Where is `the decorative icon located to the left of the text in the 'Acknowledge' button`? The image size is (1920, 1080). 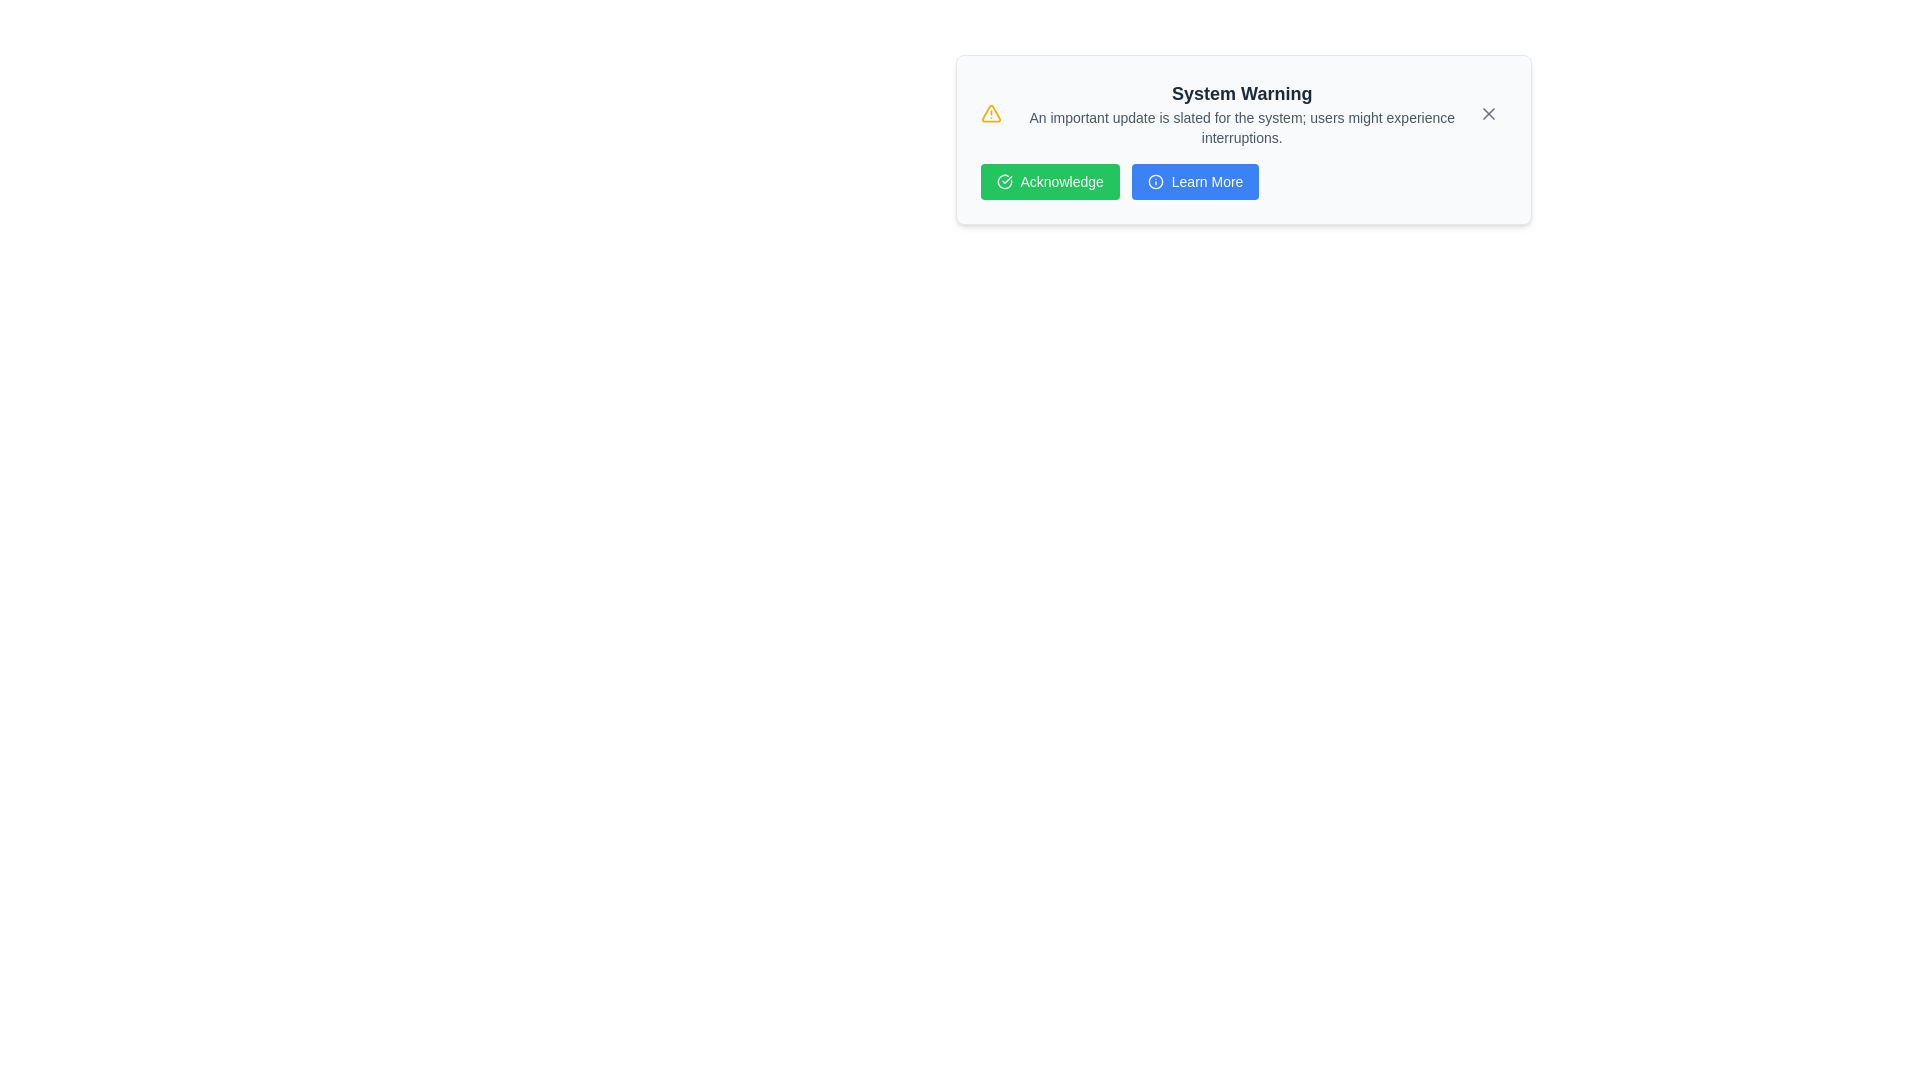
the decorative icon located to the left of the text in the 'Acknowledge' button is located at coordinates (1004, 181).